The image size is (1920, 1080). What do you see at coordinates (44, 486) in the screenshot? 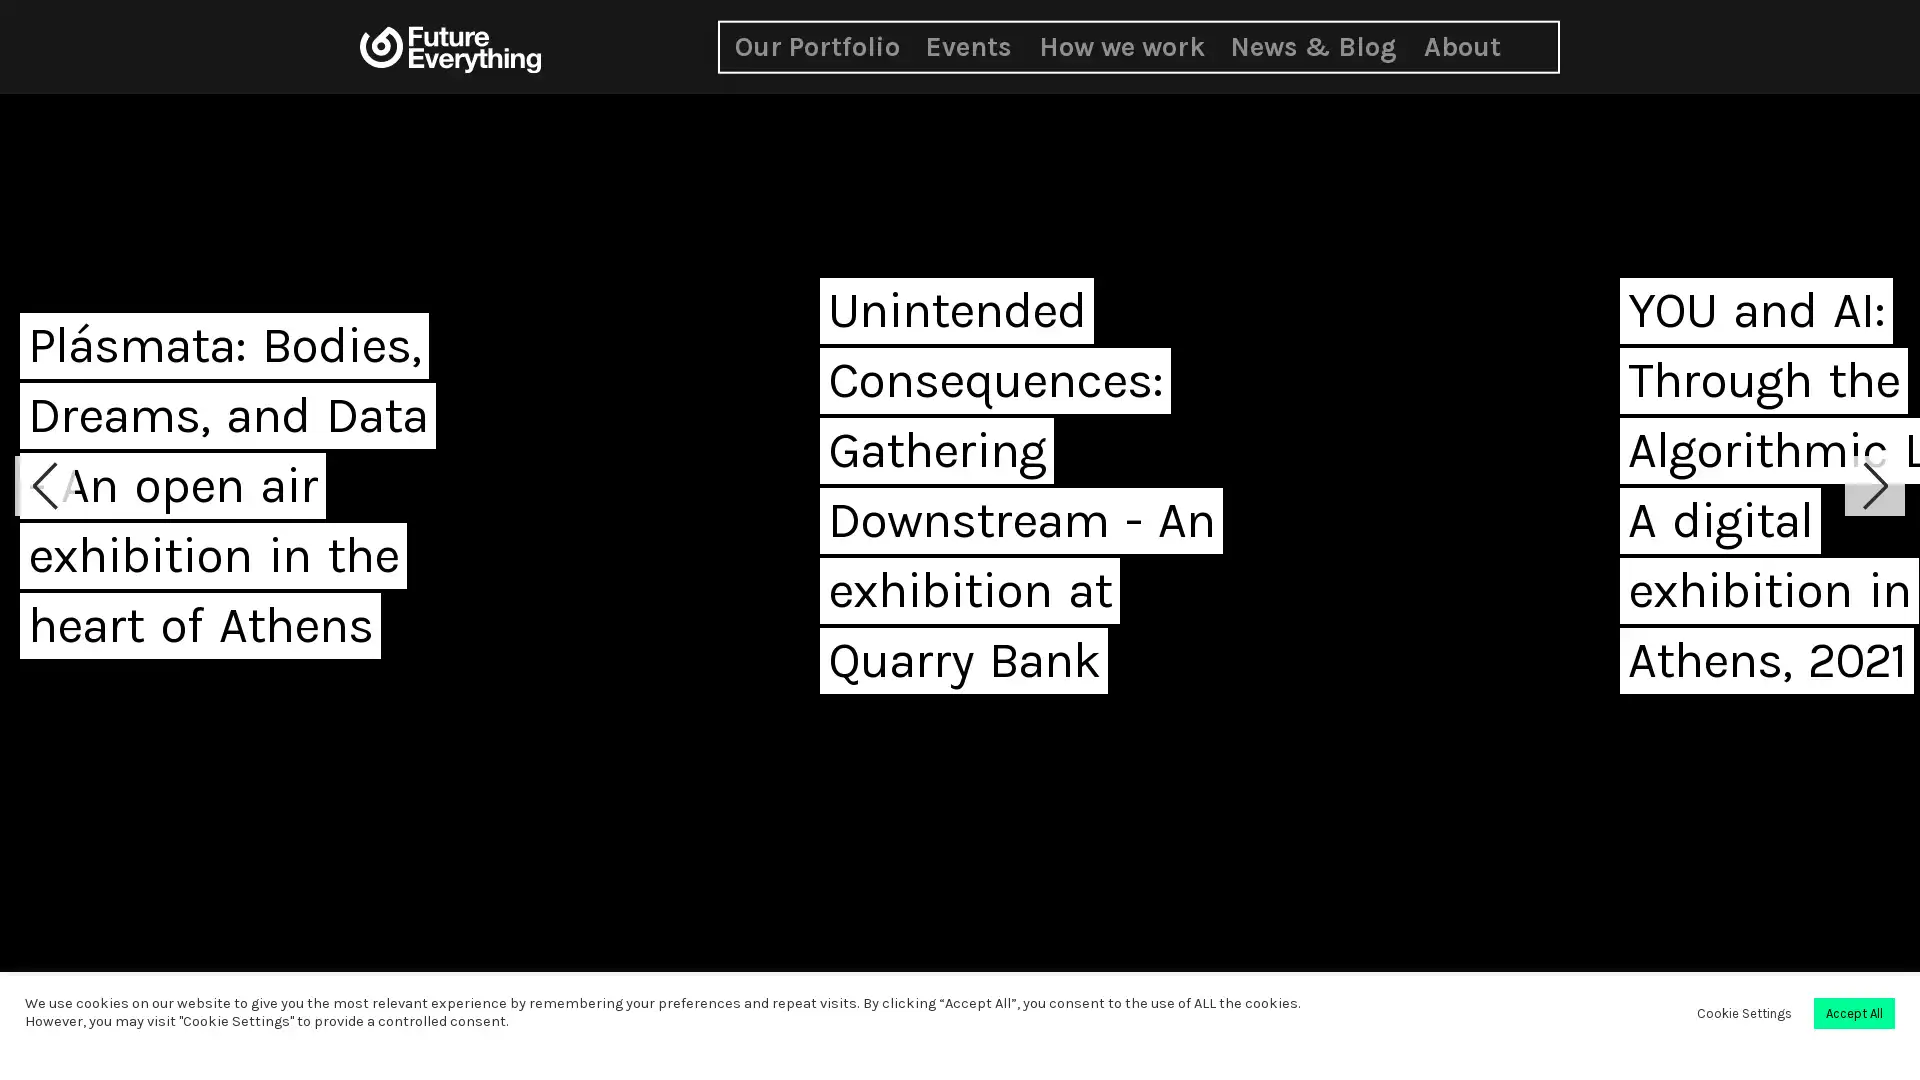
I see `Previous` at bounding box center [44, 486].